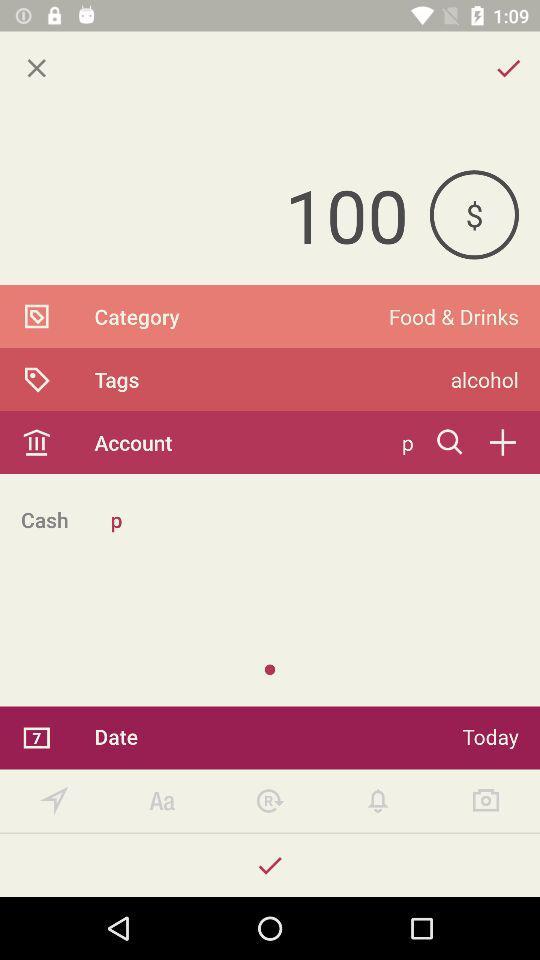 Image resolution: width=540 pixels, height=960 pixels. What do you see at coordinates (450, 442) in the screenshot?
I see `search account` at bounding box center [450, 442].